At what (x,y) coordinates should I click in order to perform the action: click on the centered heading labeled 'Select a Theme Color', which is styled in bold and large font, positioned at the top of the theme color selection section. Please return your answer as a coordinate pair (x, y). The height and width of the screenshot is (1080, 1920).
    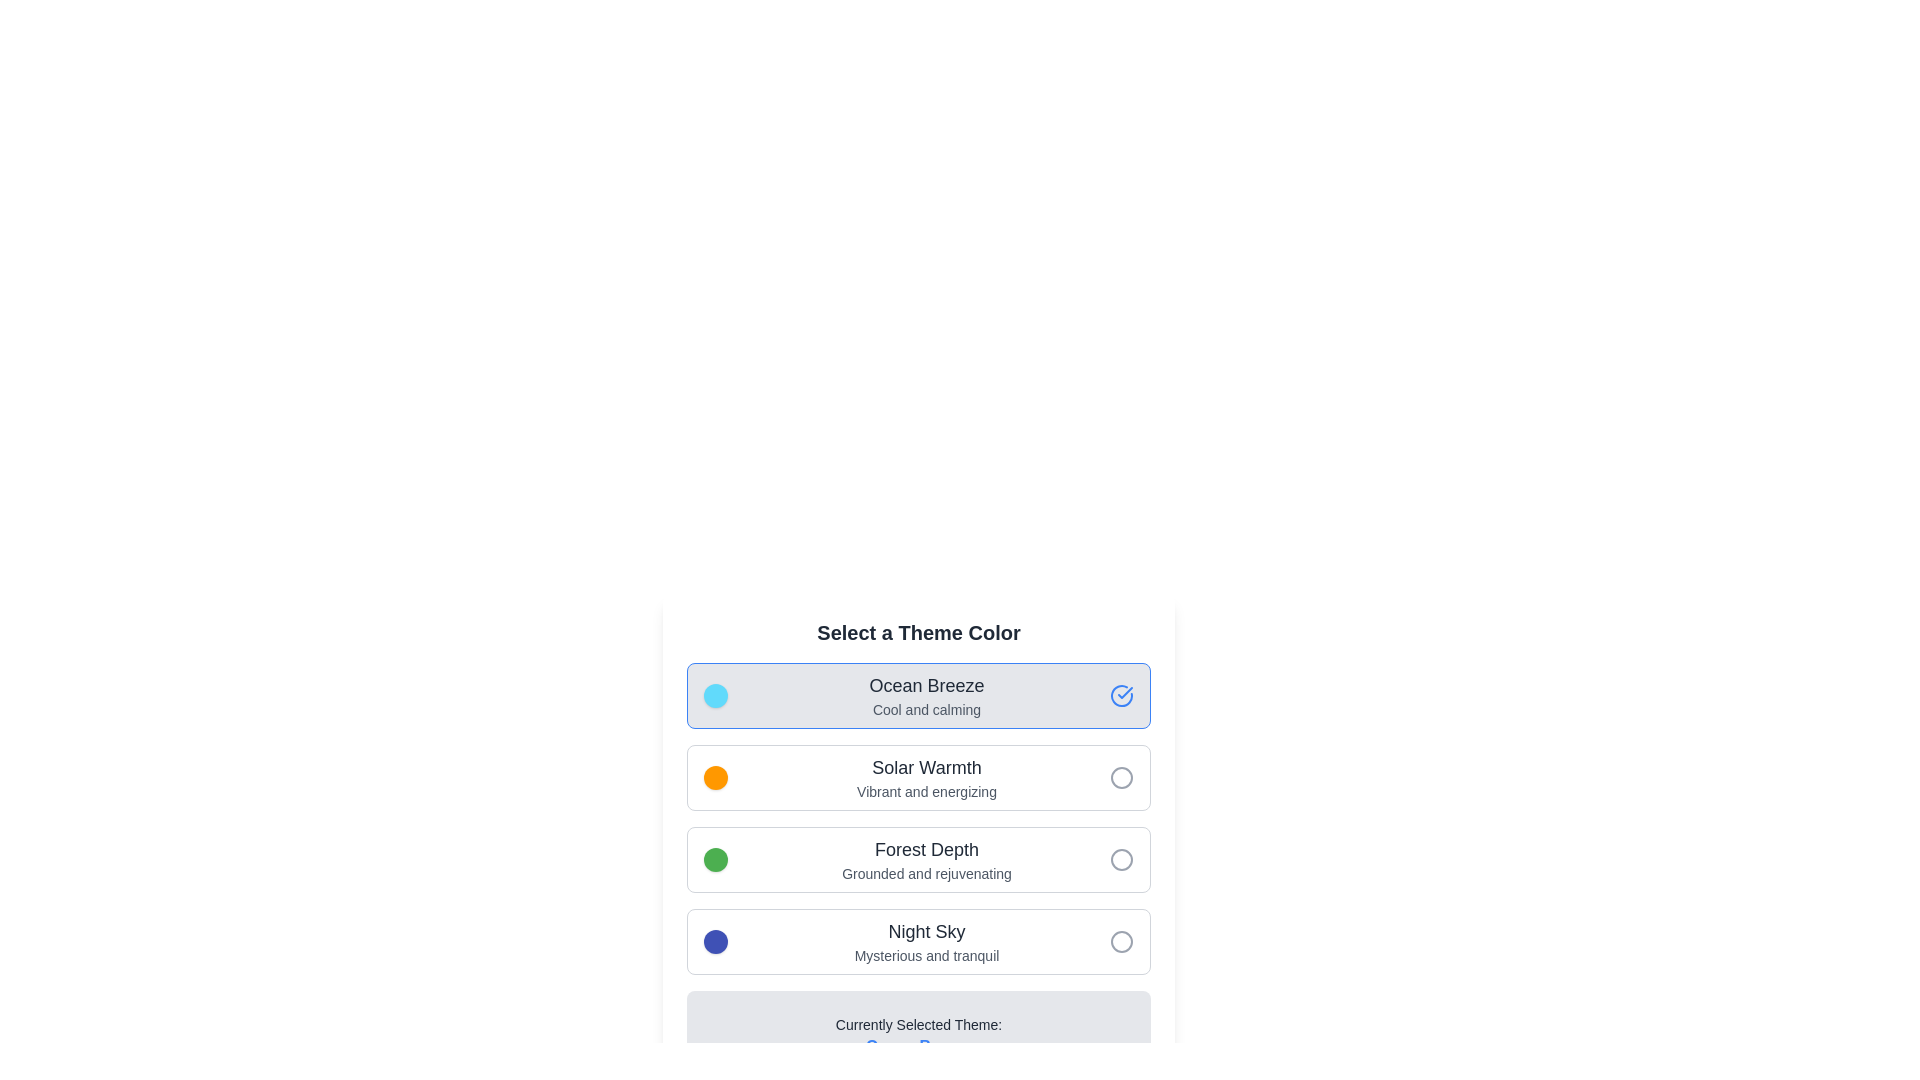
    Looking at the image, I should click on (917, 632).